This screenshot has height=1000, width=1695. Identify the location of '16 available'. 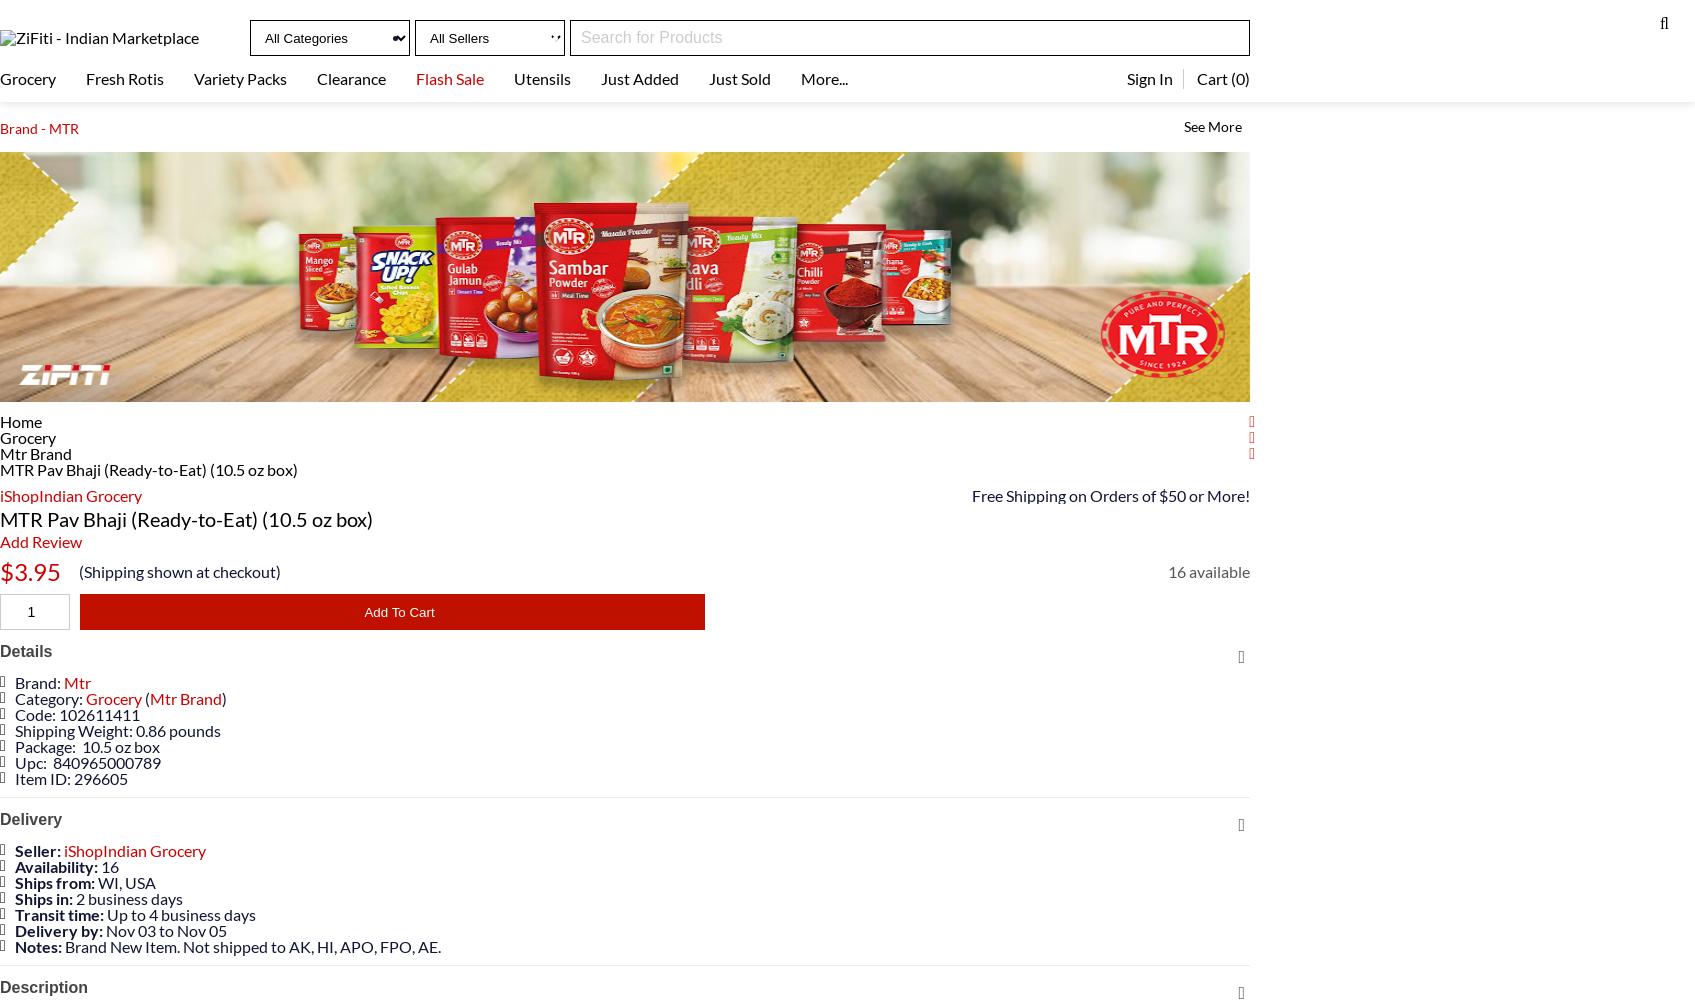
(1209, 570).